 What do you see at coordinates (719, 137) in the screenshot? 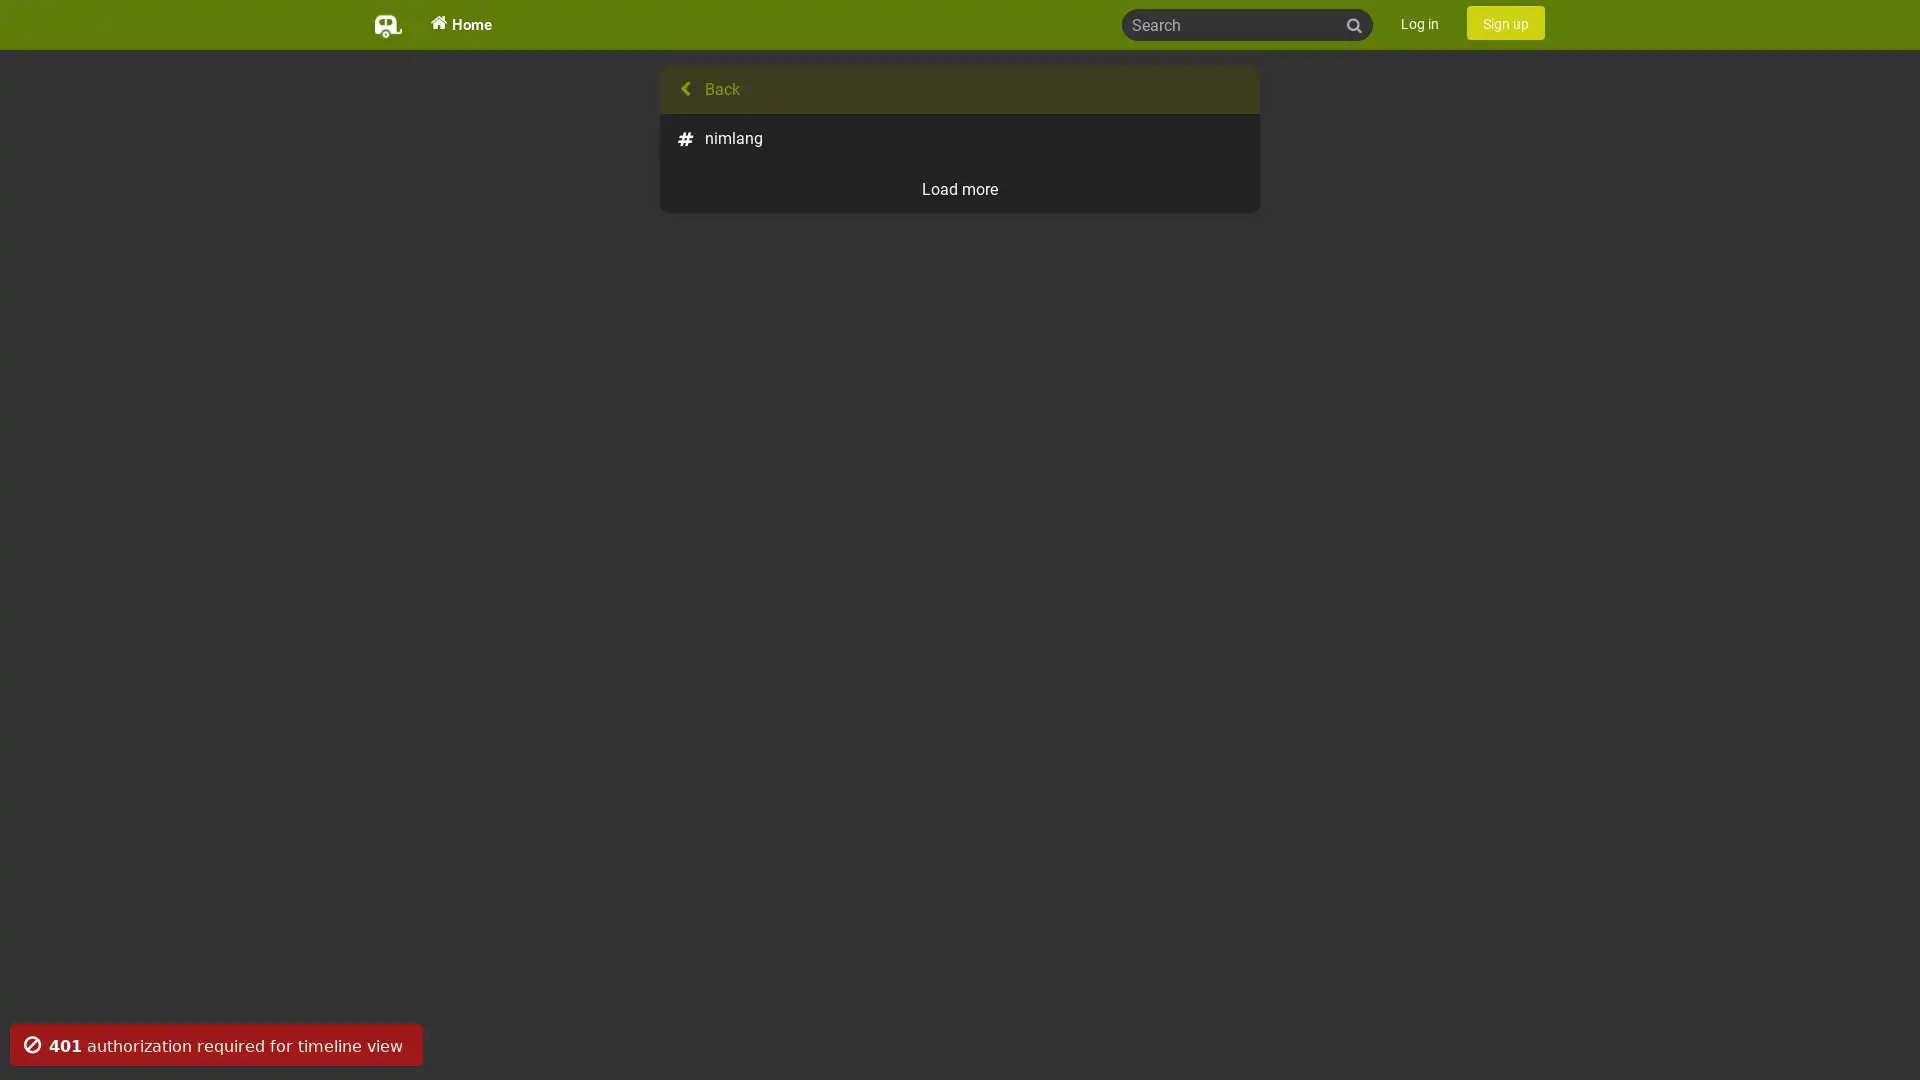
I see `nimlang` at bounding box center [719, 137].